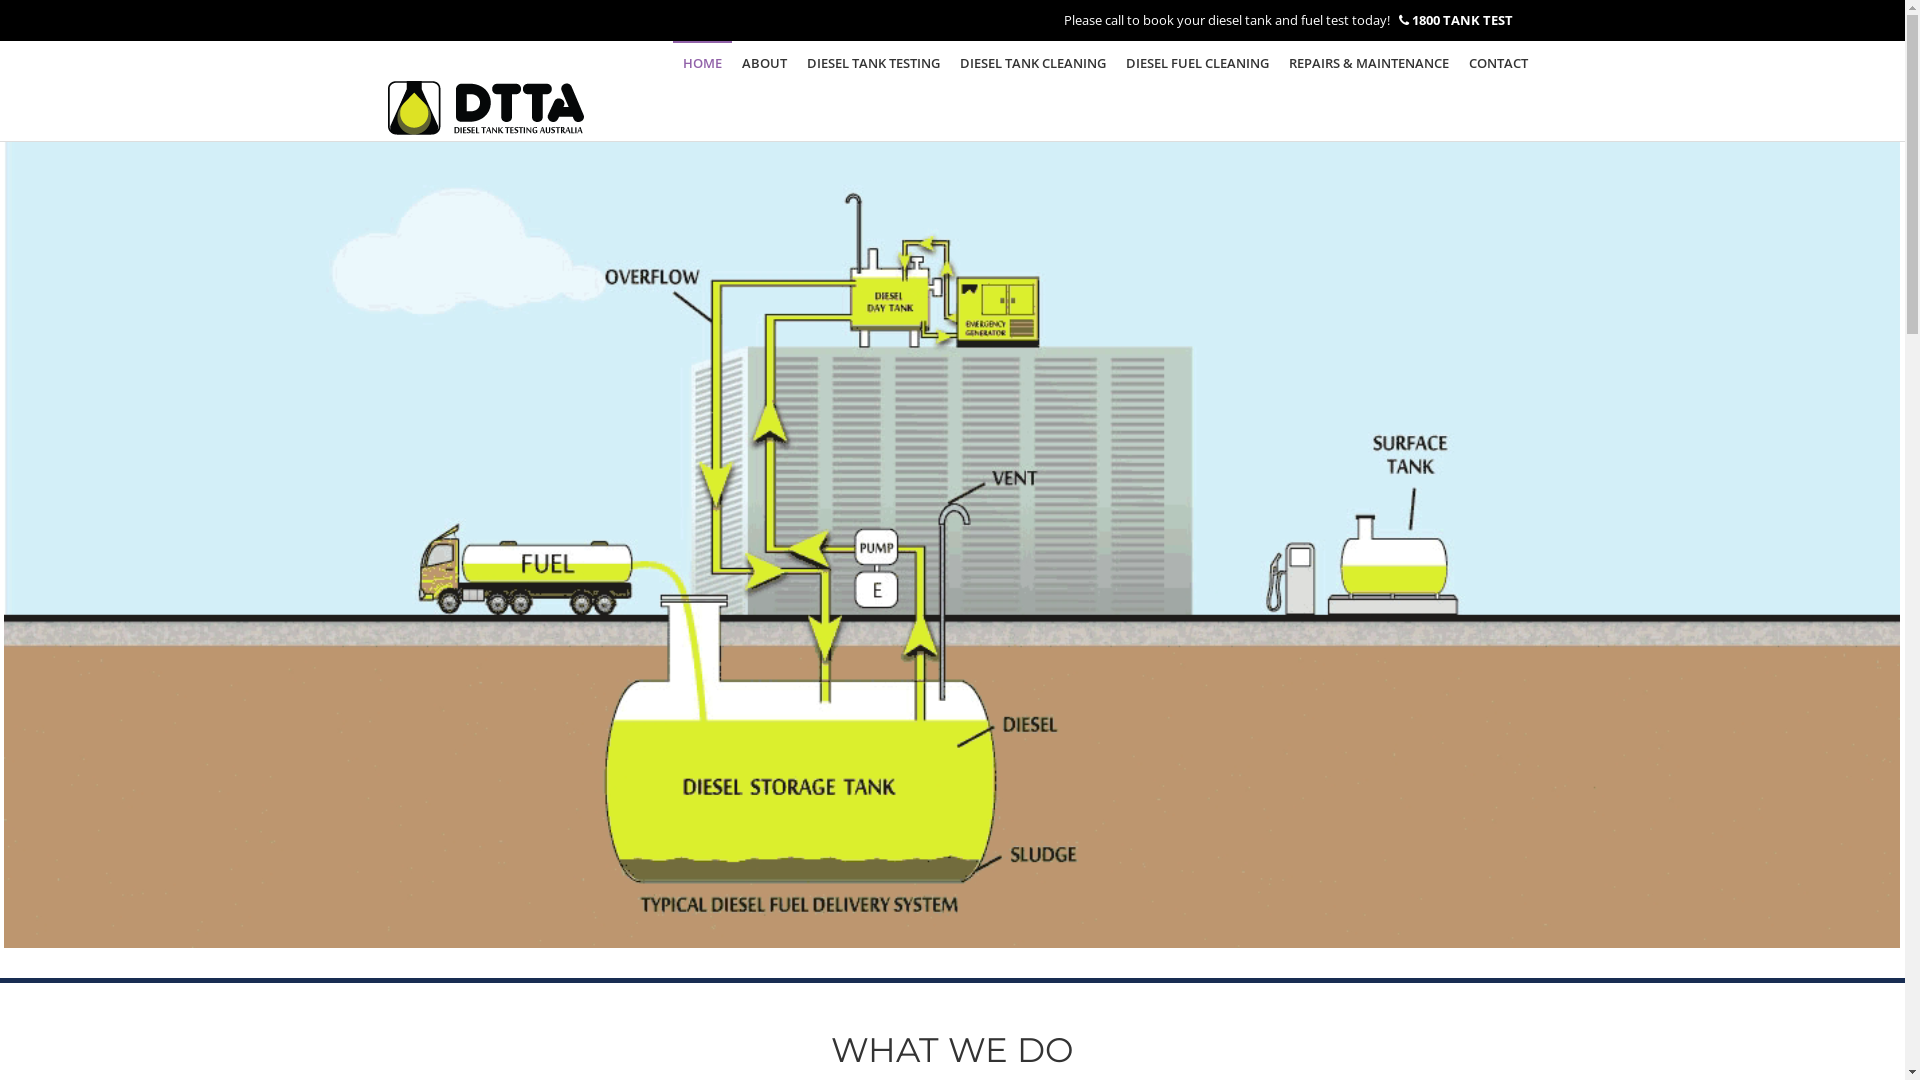 The width and height of the screenshot is (1920, 1080). I want to click on 'DIESEL TANK CLEANING', so click(1032, 61).